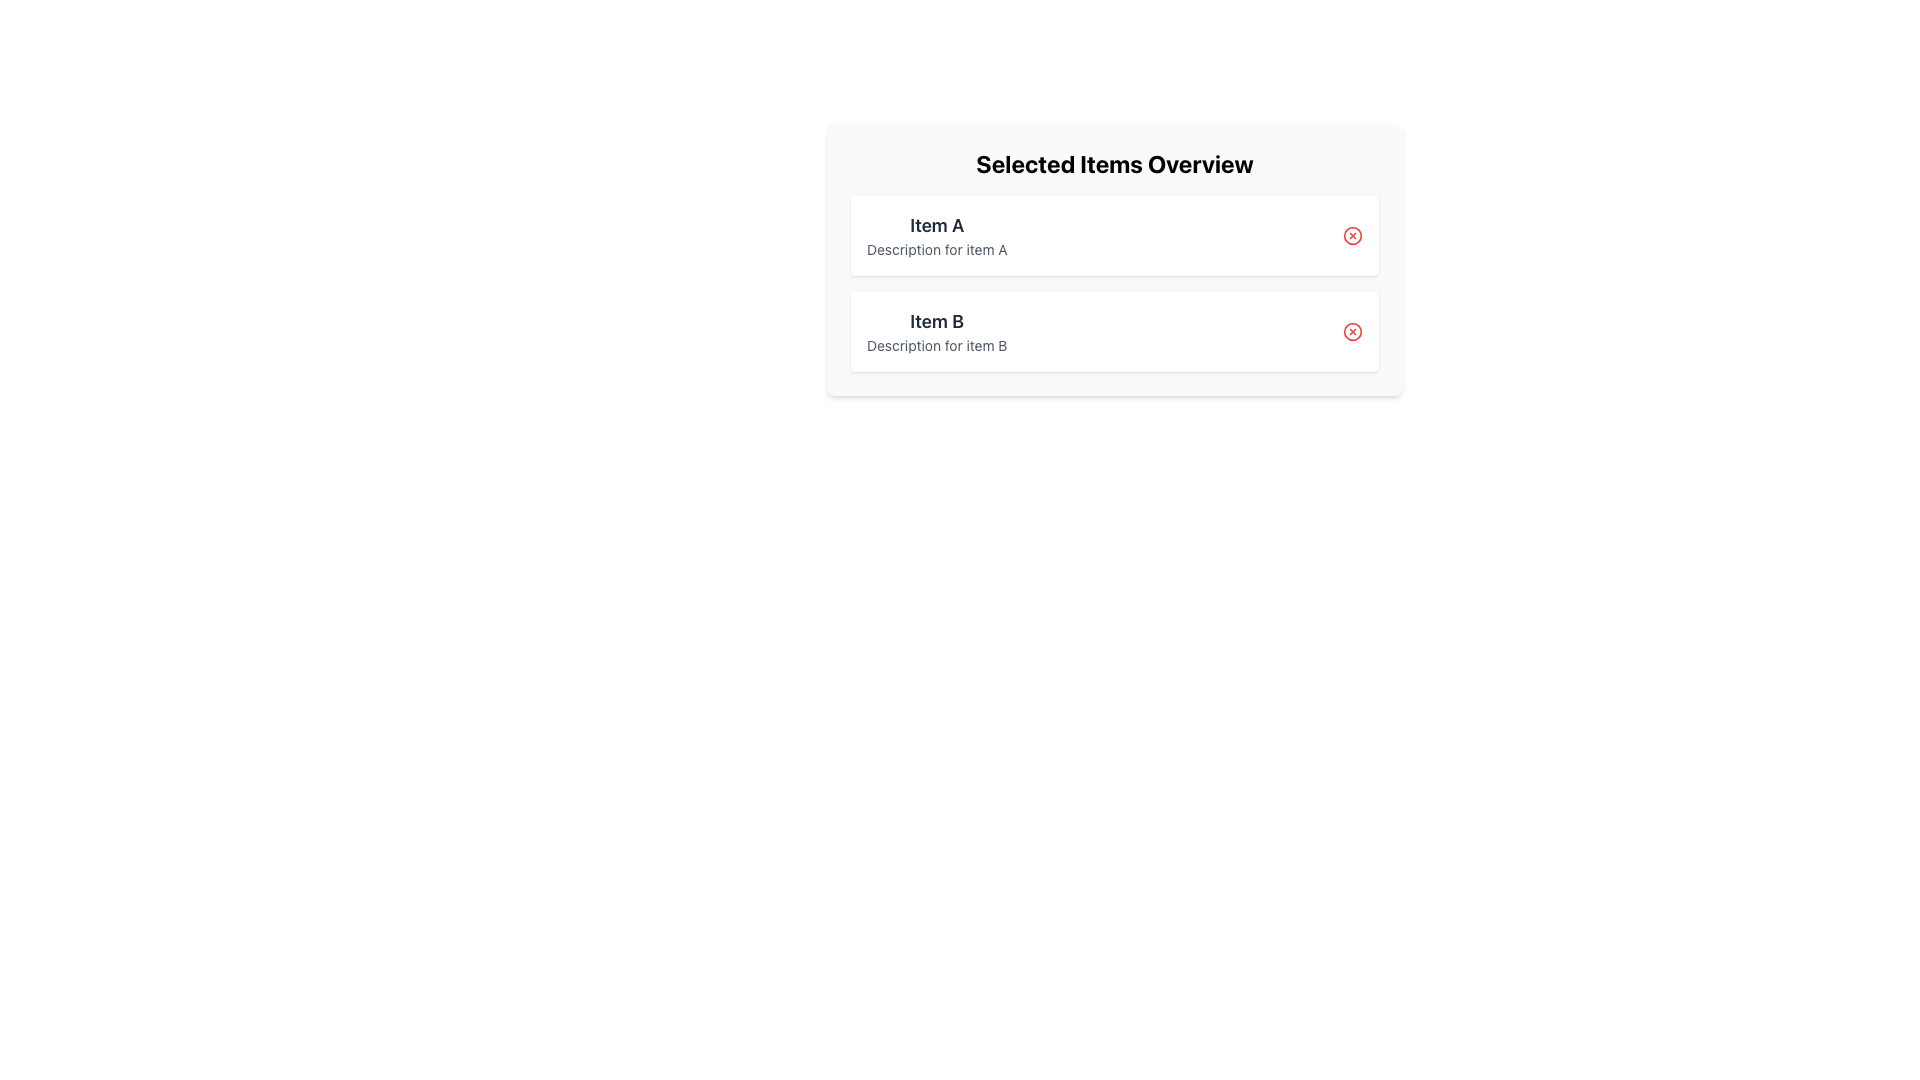 The width and height of the screenshot is (1920, 1080). What do you see at coordinates (1353, 330) in the screenshot?
I see `the button for removing or closing the associated item from the list, located in the panel labeled 'Item B - Description for item B' at the rightmost side` at bounding box center [1353, 330].